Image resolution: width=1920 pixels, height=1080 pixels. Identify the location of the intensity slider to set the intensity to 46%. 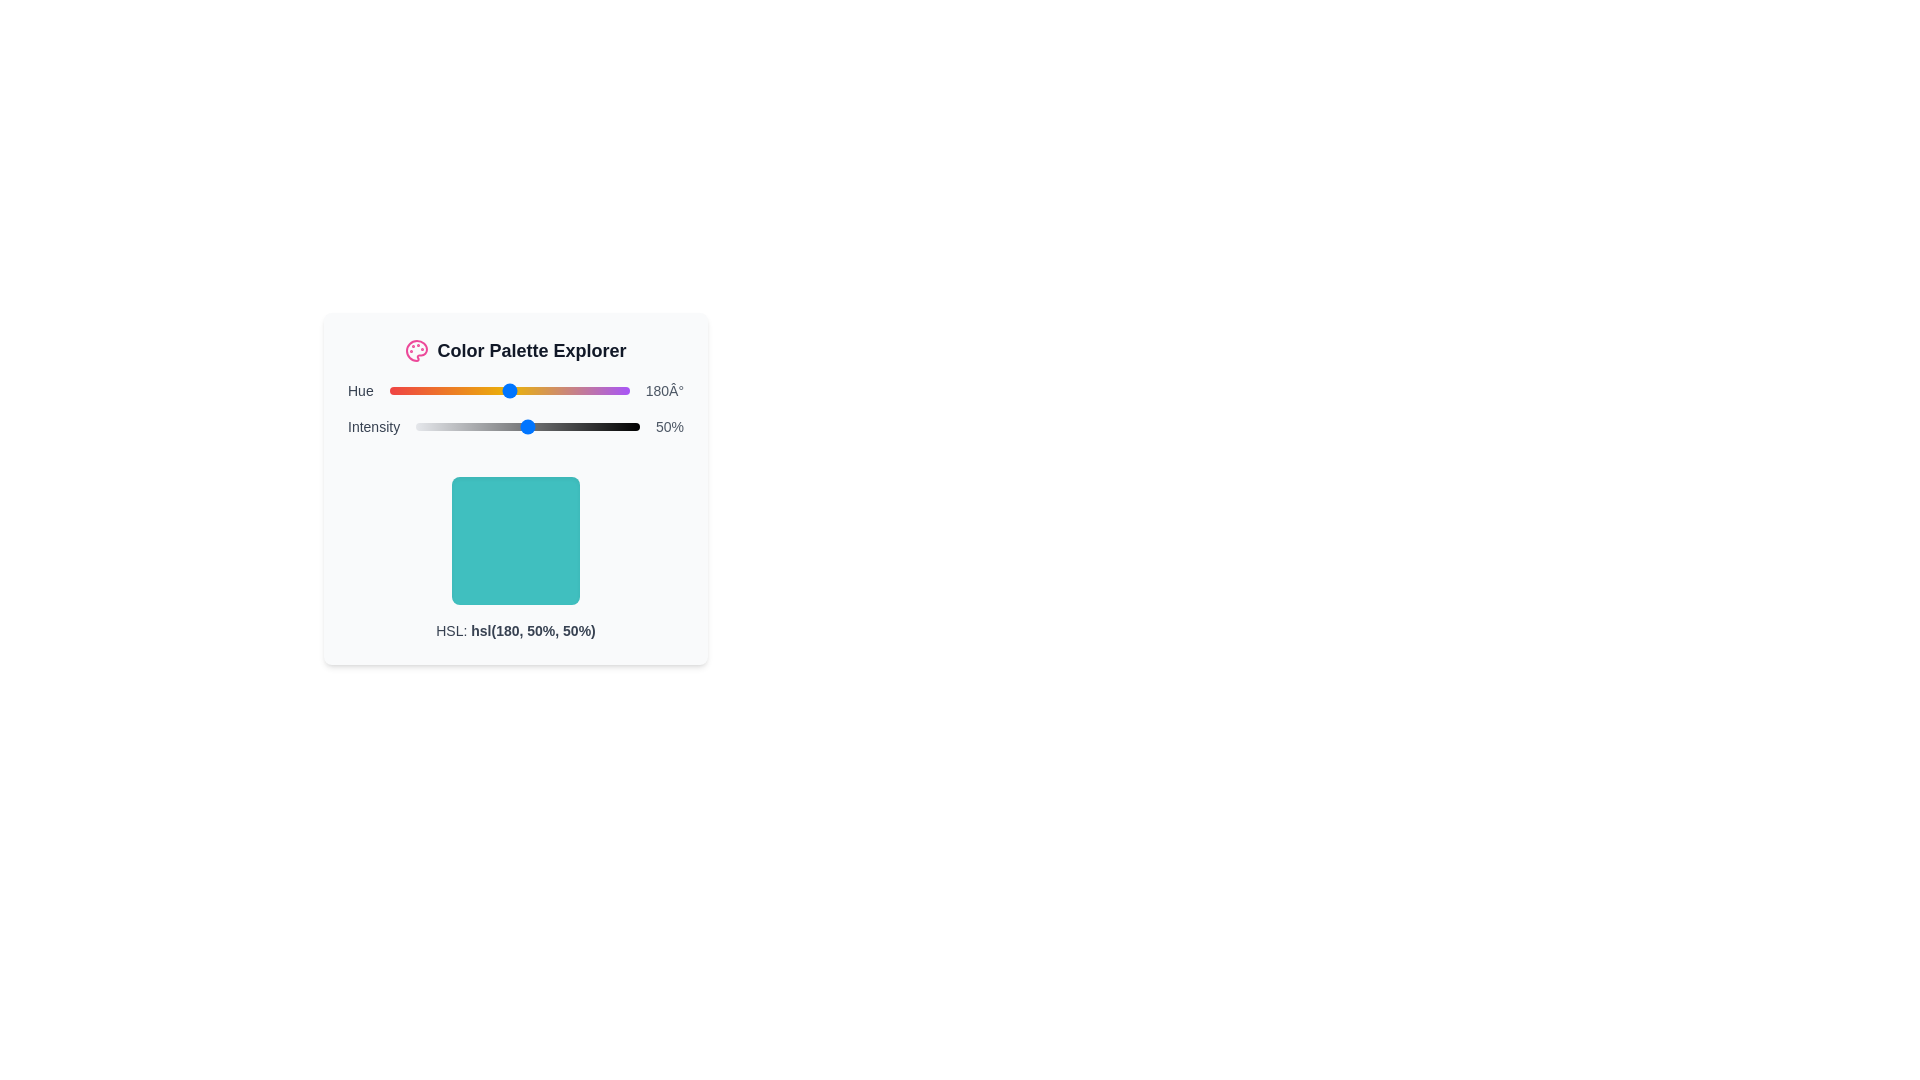
(518, 426).